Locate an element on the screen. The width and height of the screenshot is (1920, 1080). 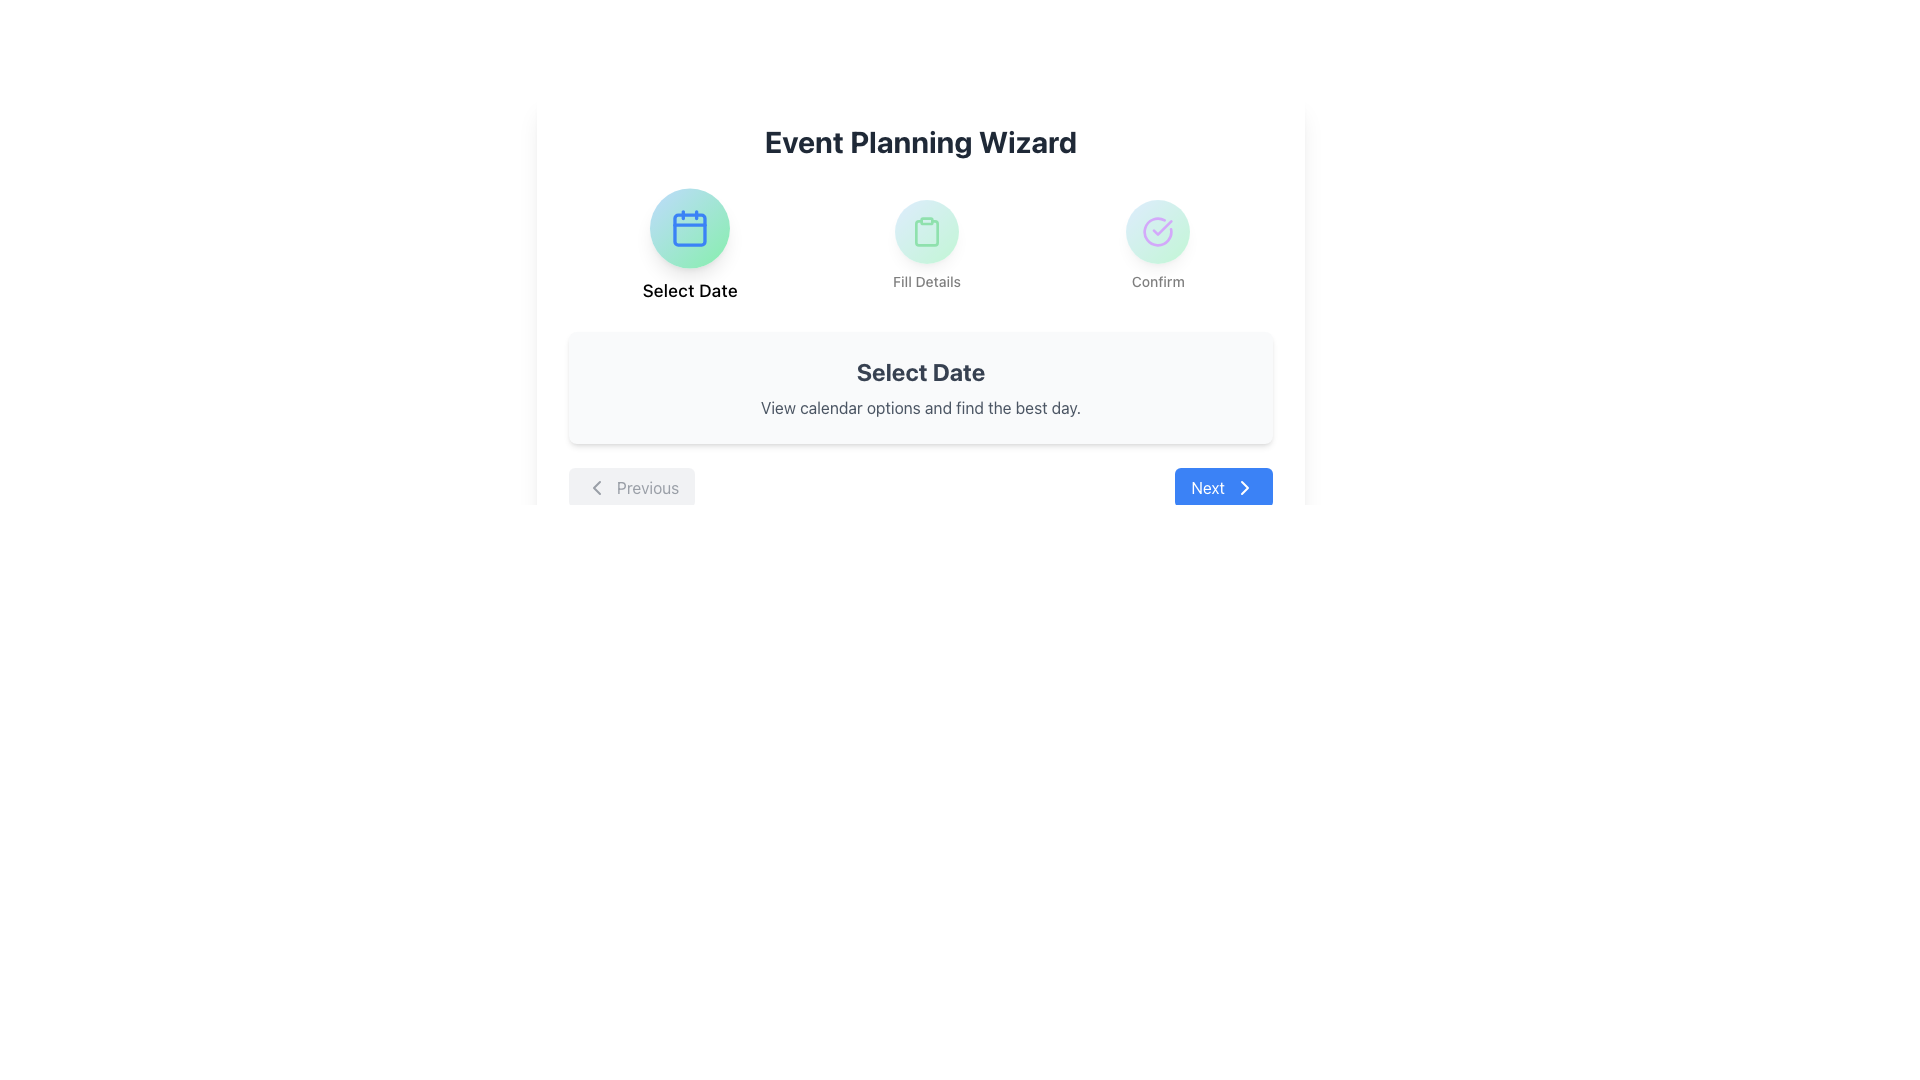
the compact calendar icon with a blue outline, located on the leftmost side of the horizontal row of icons under the header 'Event Planning Wizard' is located at coordinates (689, 227).